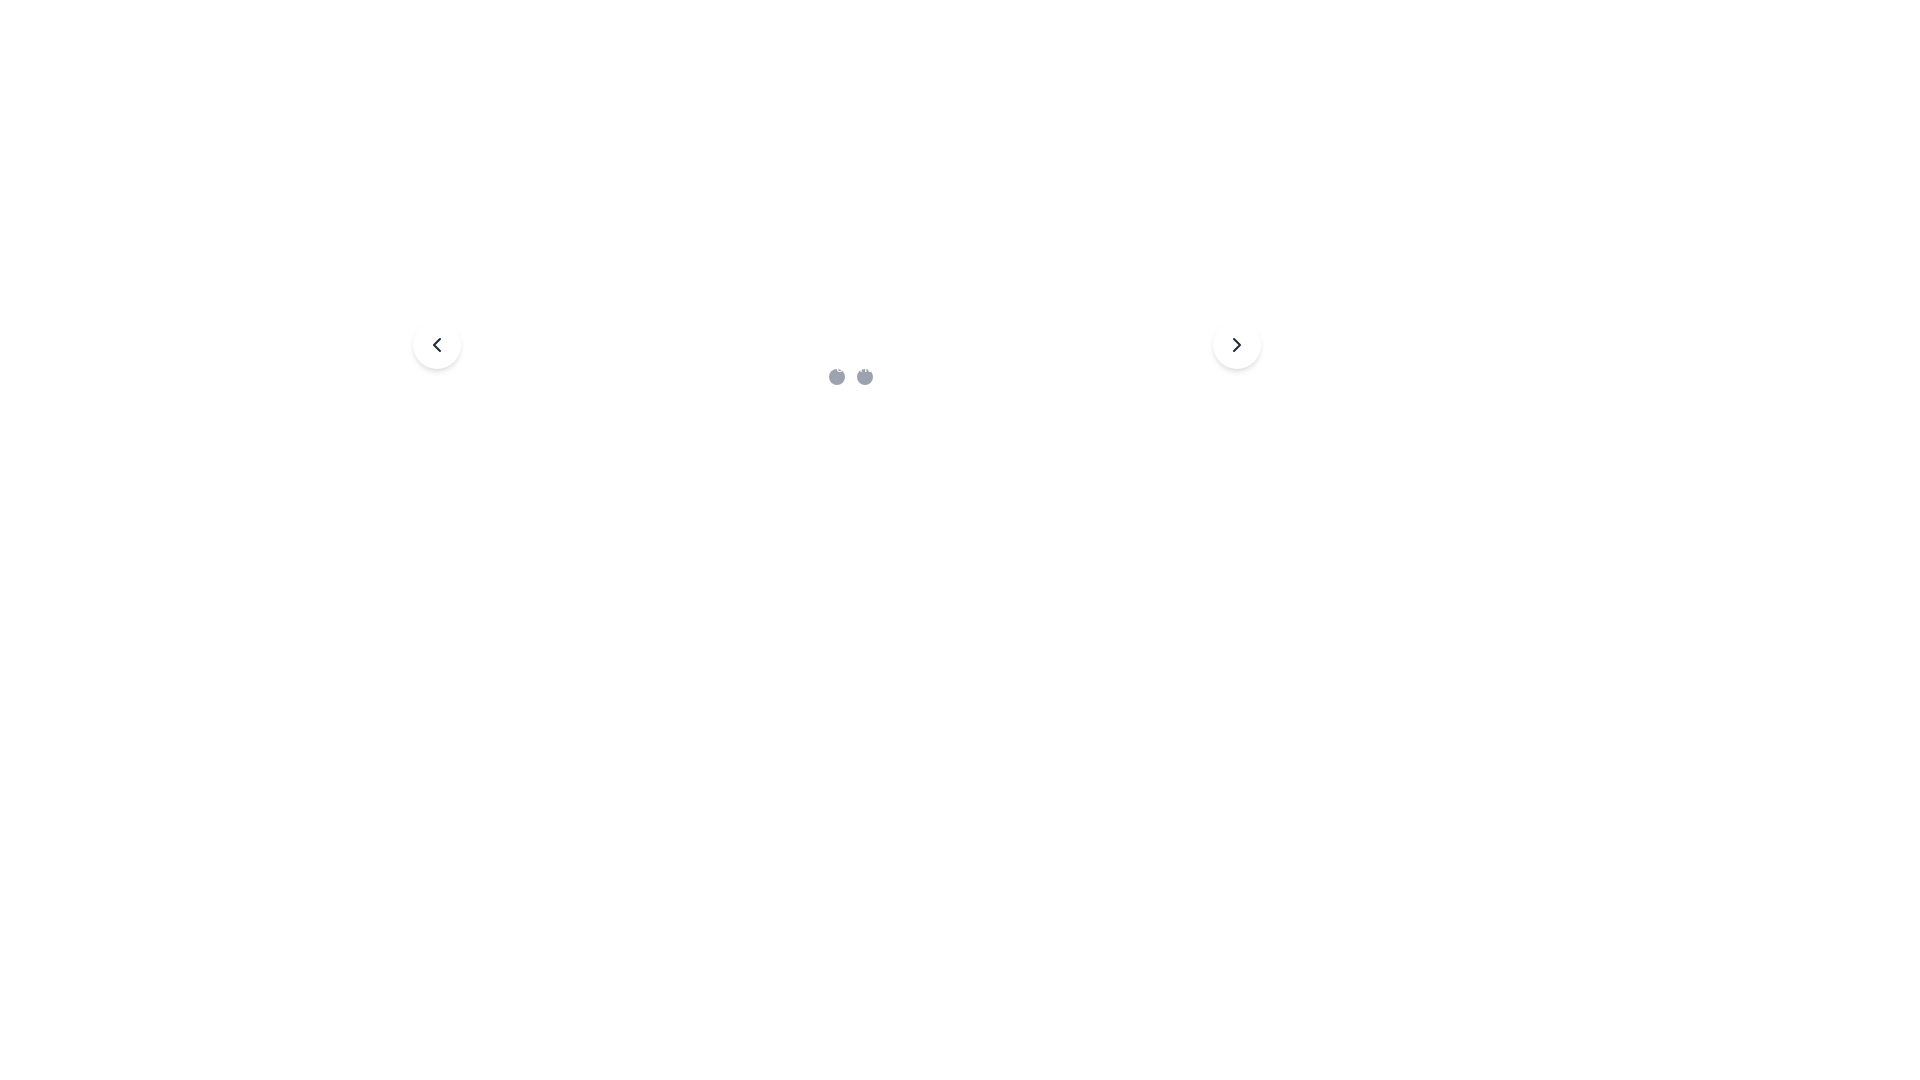 This screenshot has width=1920, height=1080. What do you see at coordinates (435, 343) in the screenshot?
I see `the circular button with a white background and a left-pointing chevron icon` at bounding box center [435, 343].